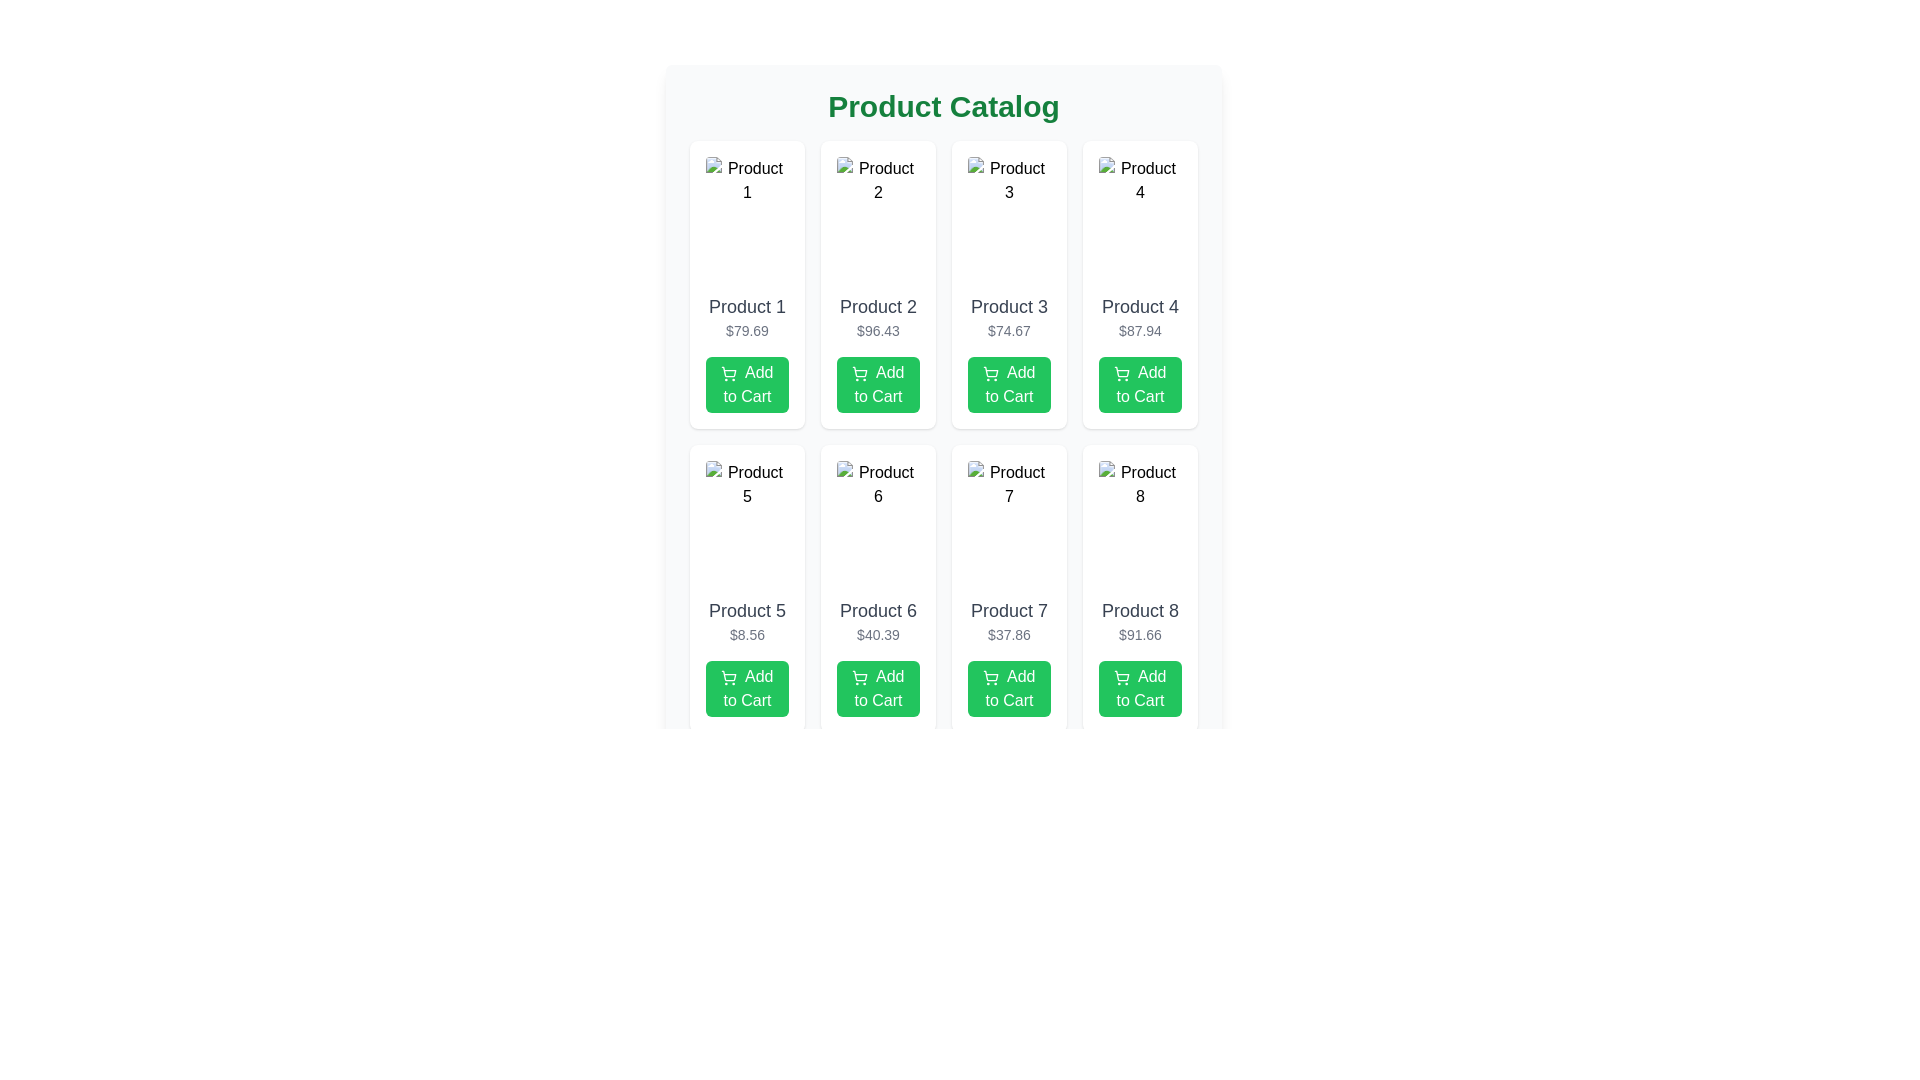  What do you see at coordinates (728, 676) in the screenshot?
I see `the 'Add to Cart' icon located centrally within the green button under 'Product 5' in the catalog grid` at bounding box center [728, 676].